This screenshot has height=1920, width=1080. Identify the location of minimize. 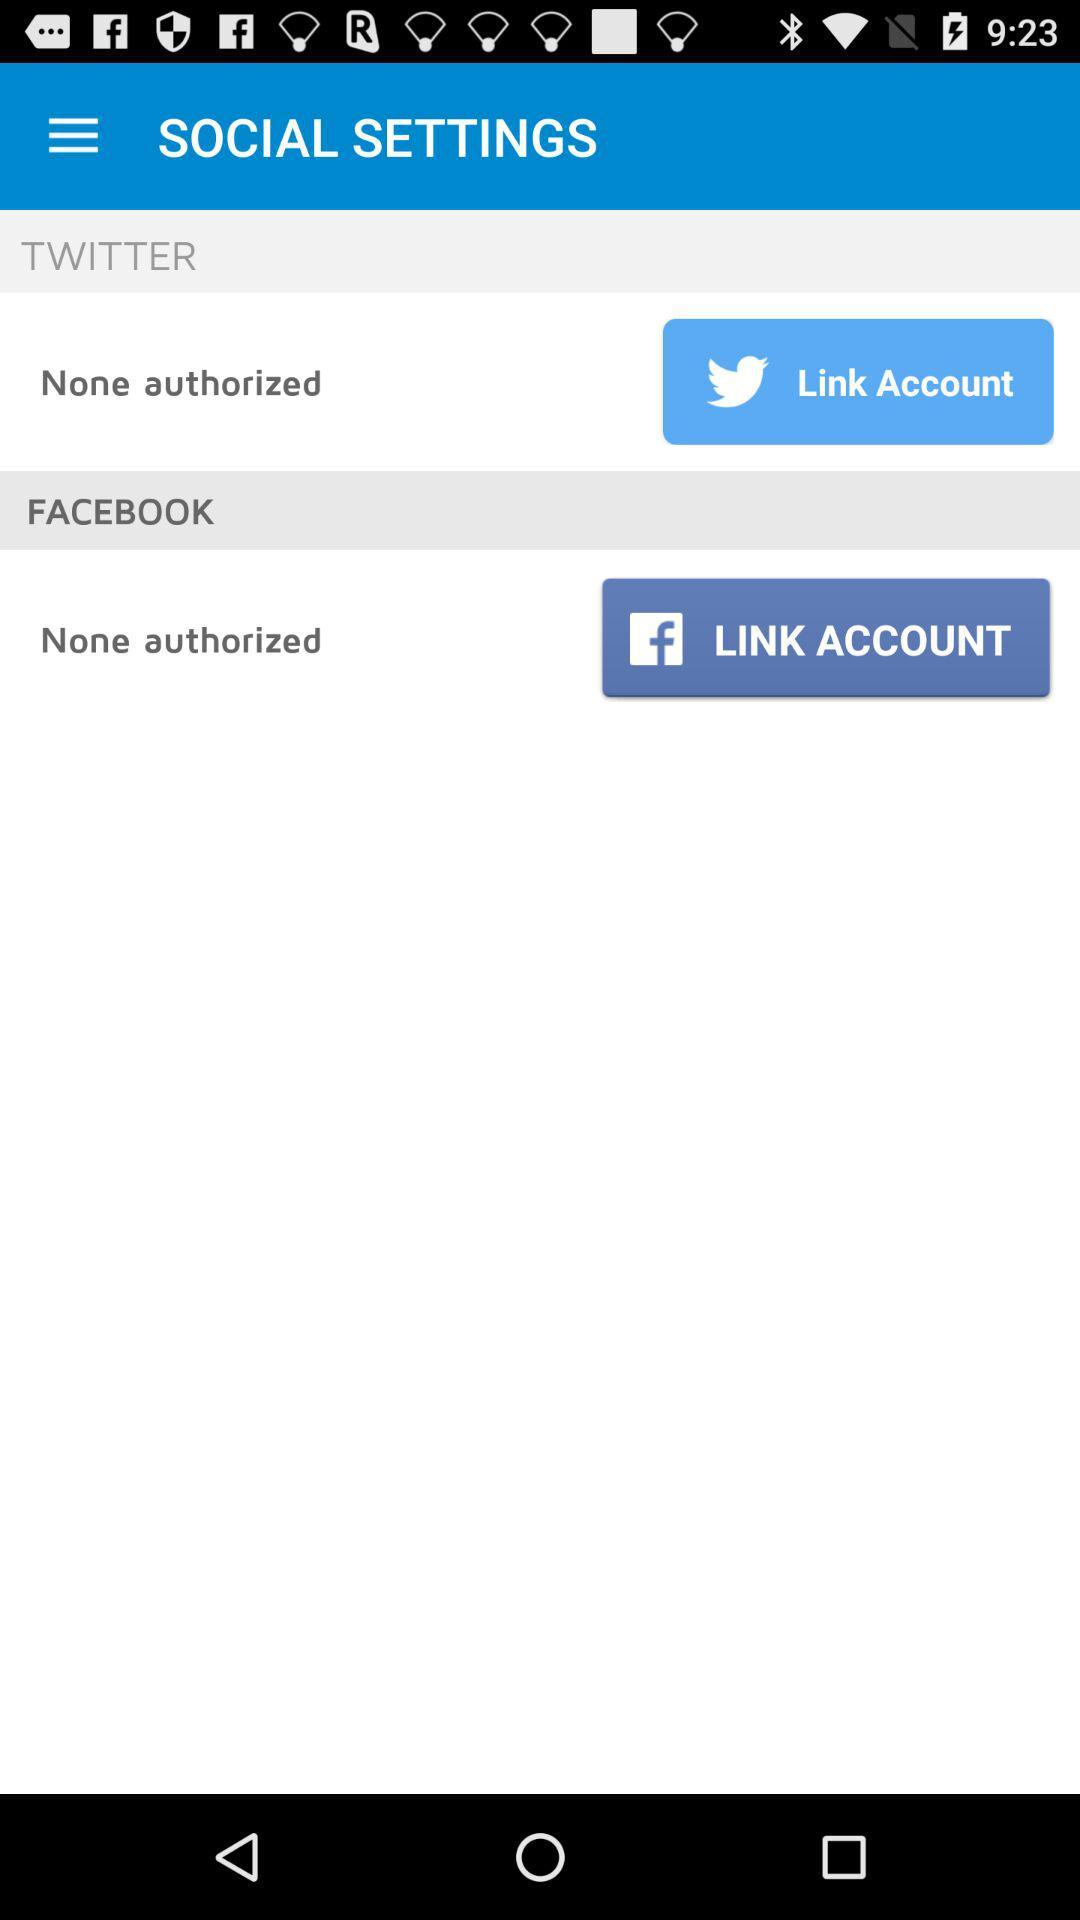
(72, 135).